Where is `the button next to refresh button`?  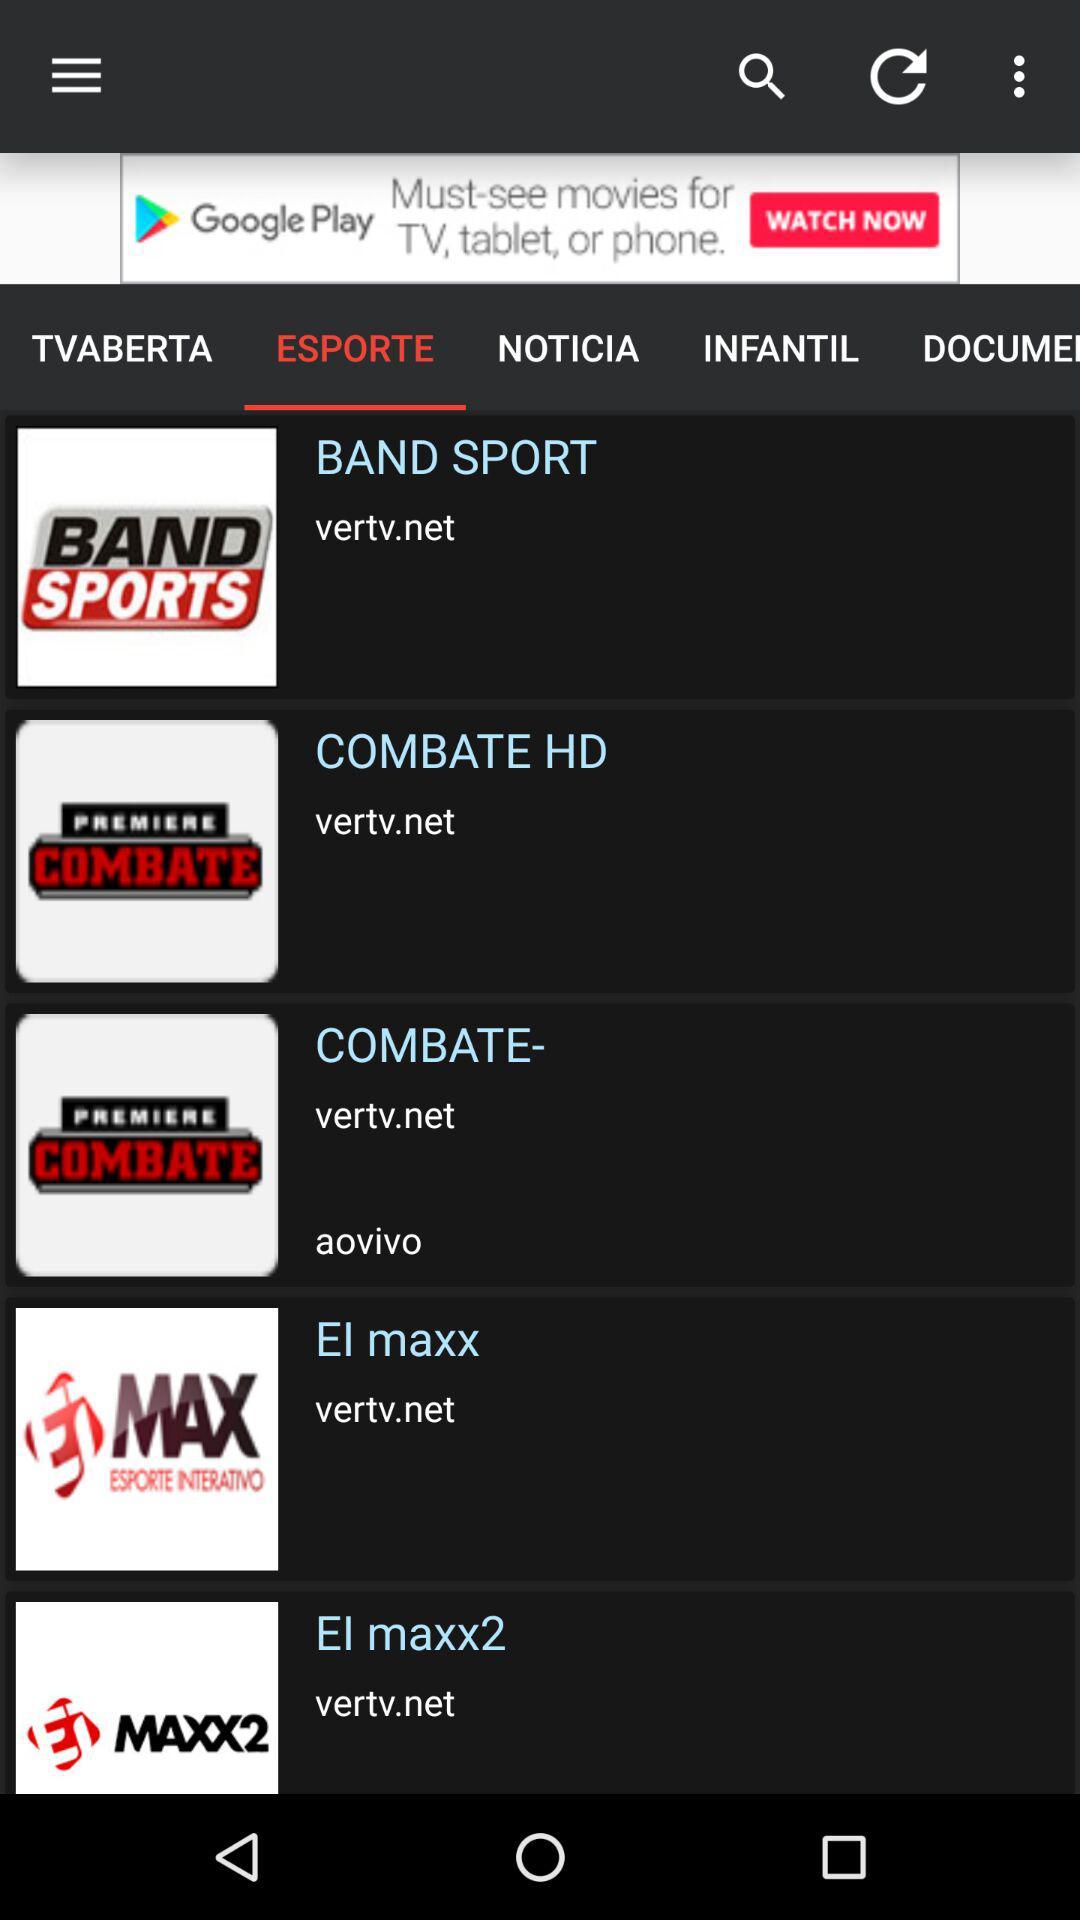 the button next to refresh button is located at coordinates (1024, 76).